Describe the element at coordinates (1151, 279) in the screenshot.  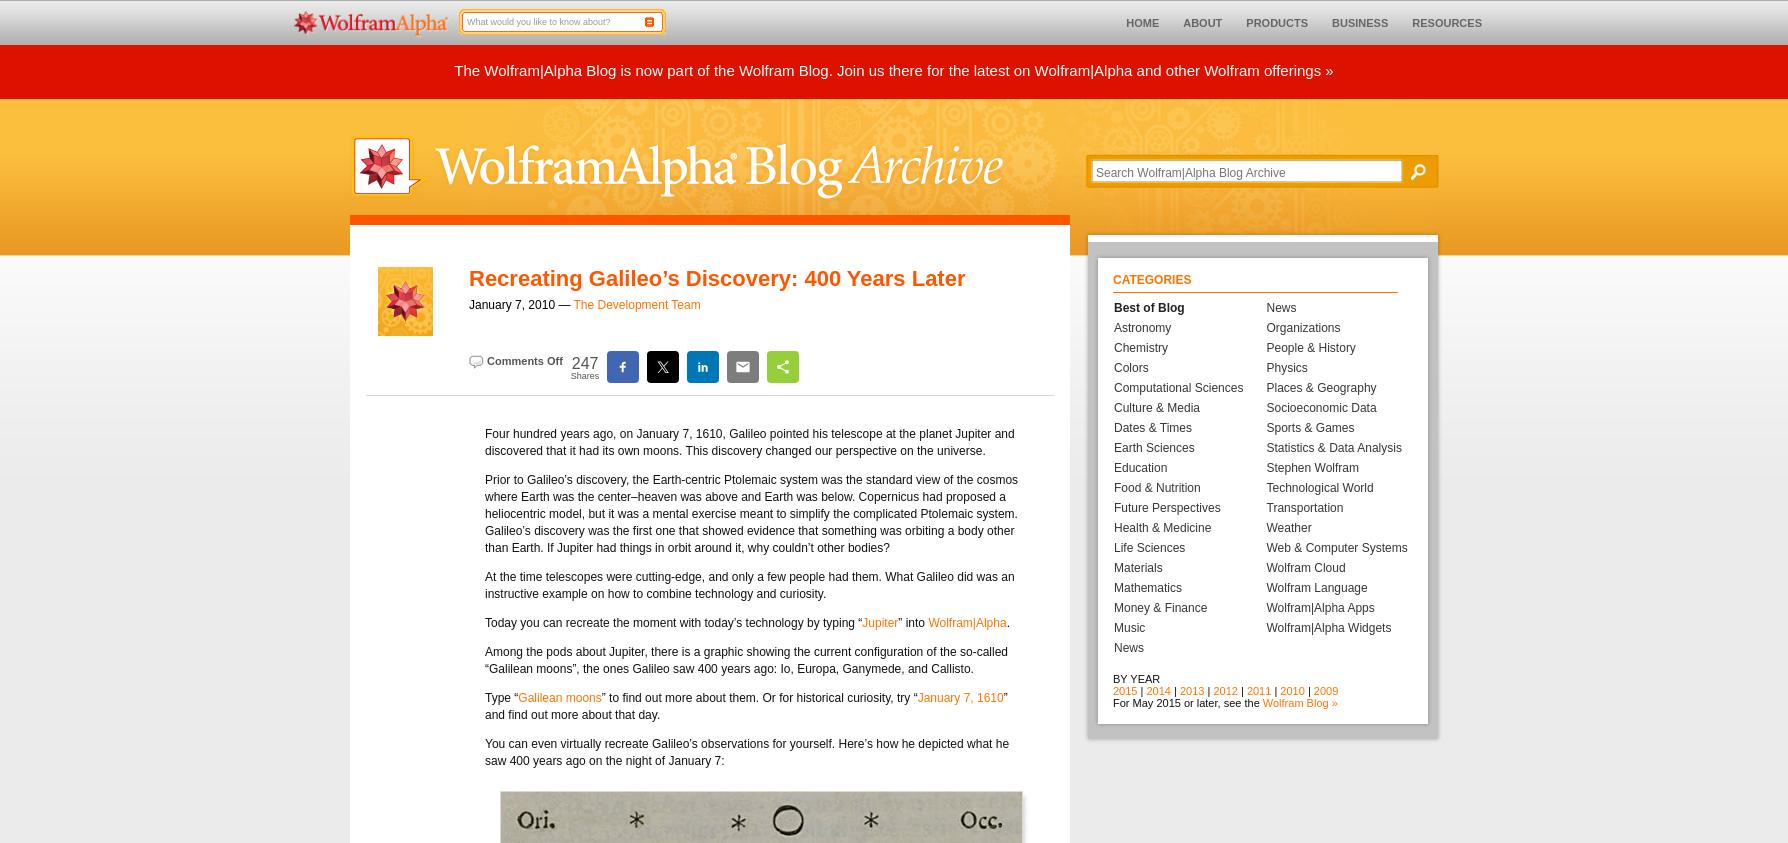
I see `'CATEGORIES'` at that location.